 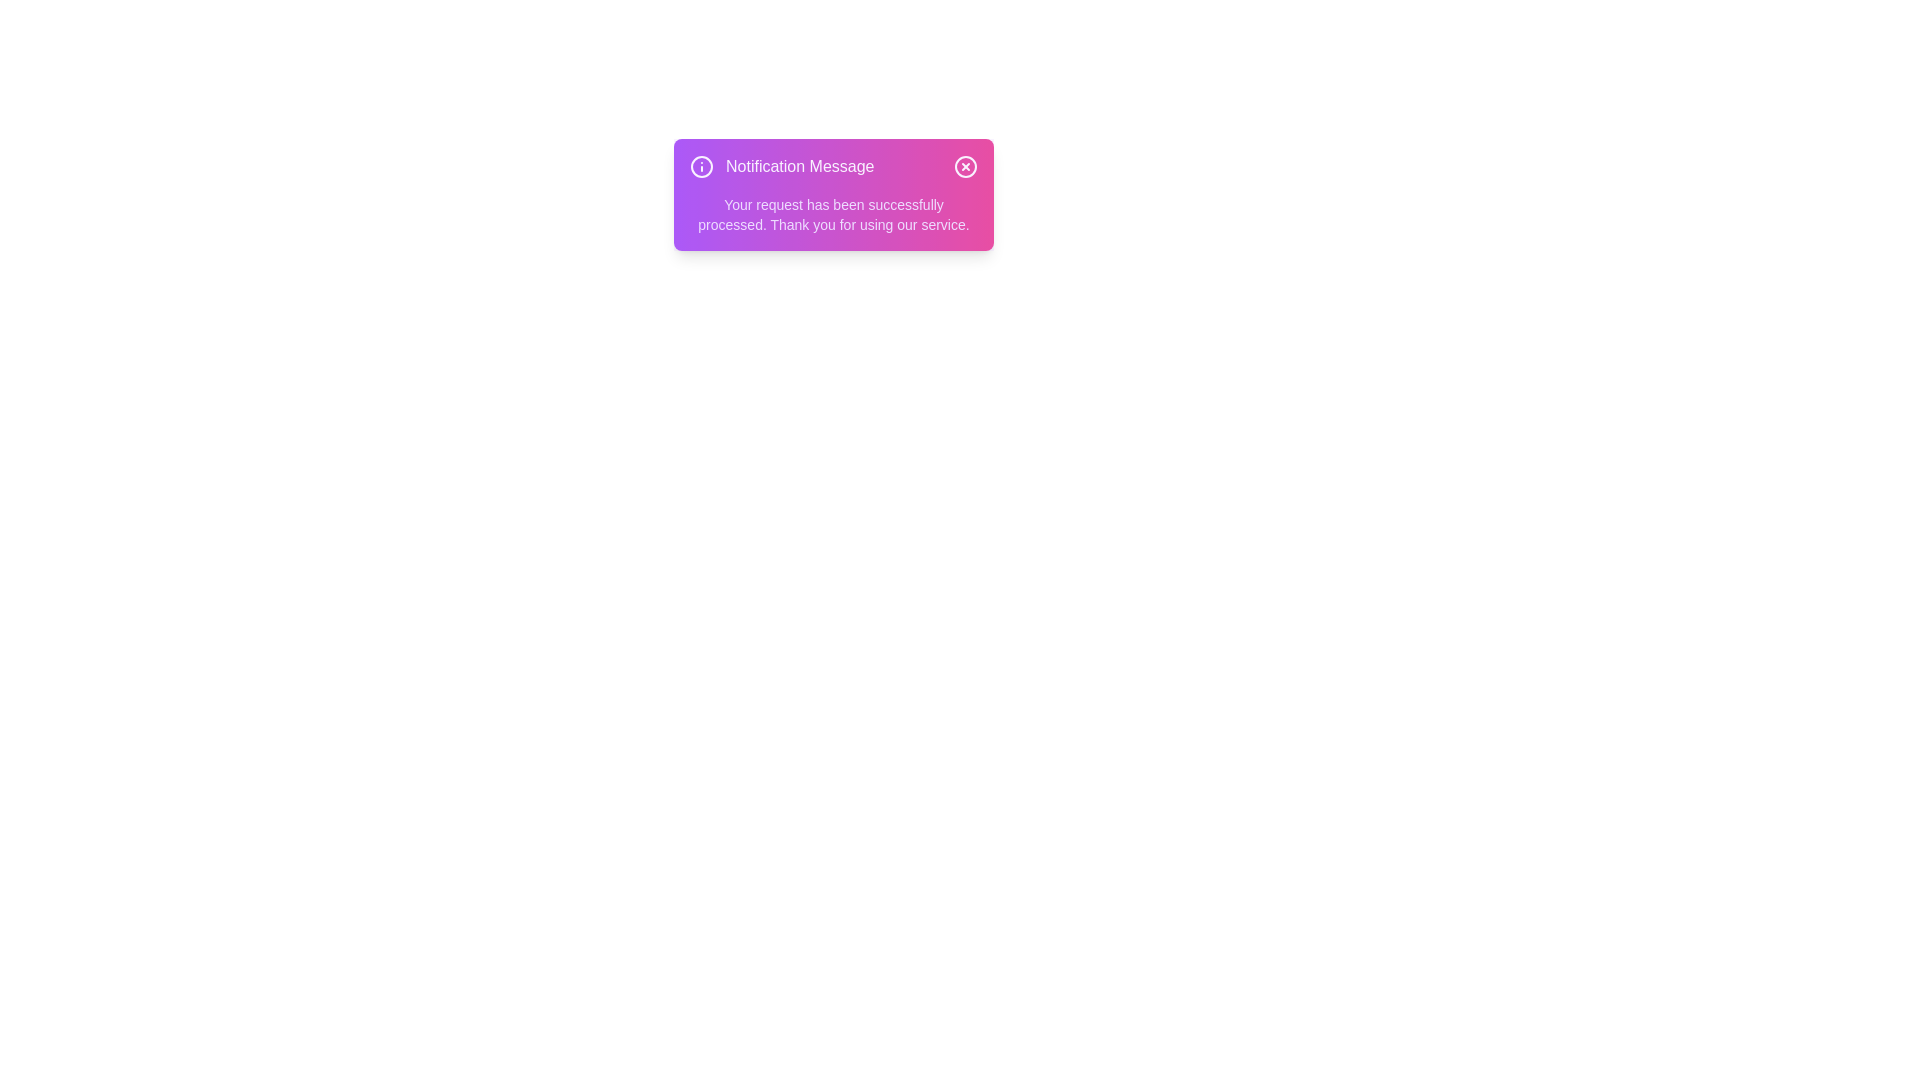 What do you see at coordinates (834, 165) in the screenshot?
I see `the header bar titled 'Notification Message'` at bounding box center [834, 165].